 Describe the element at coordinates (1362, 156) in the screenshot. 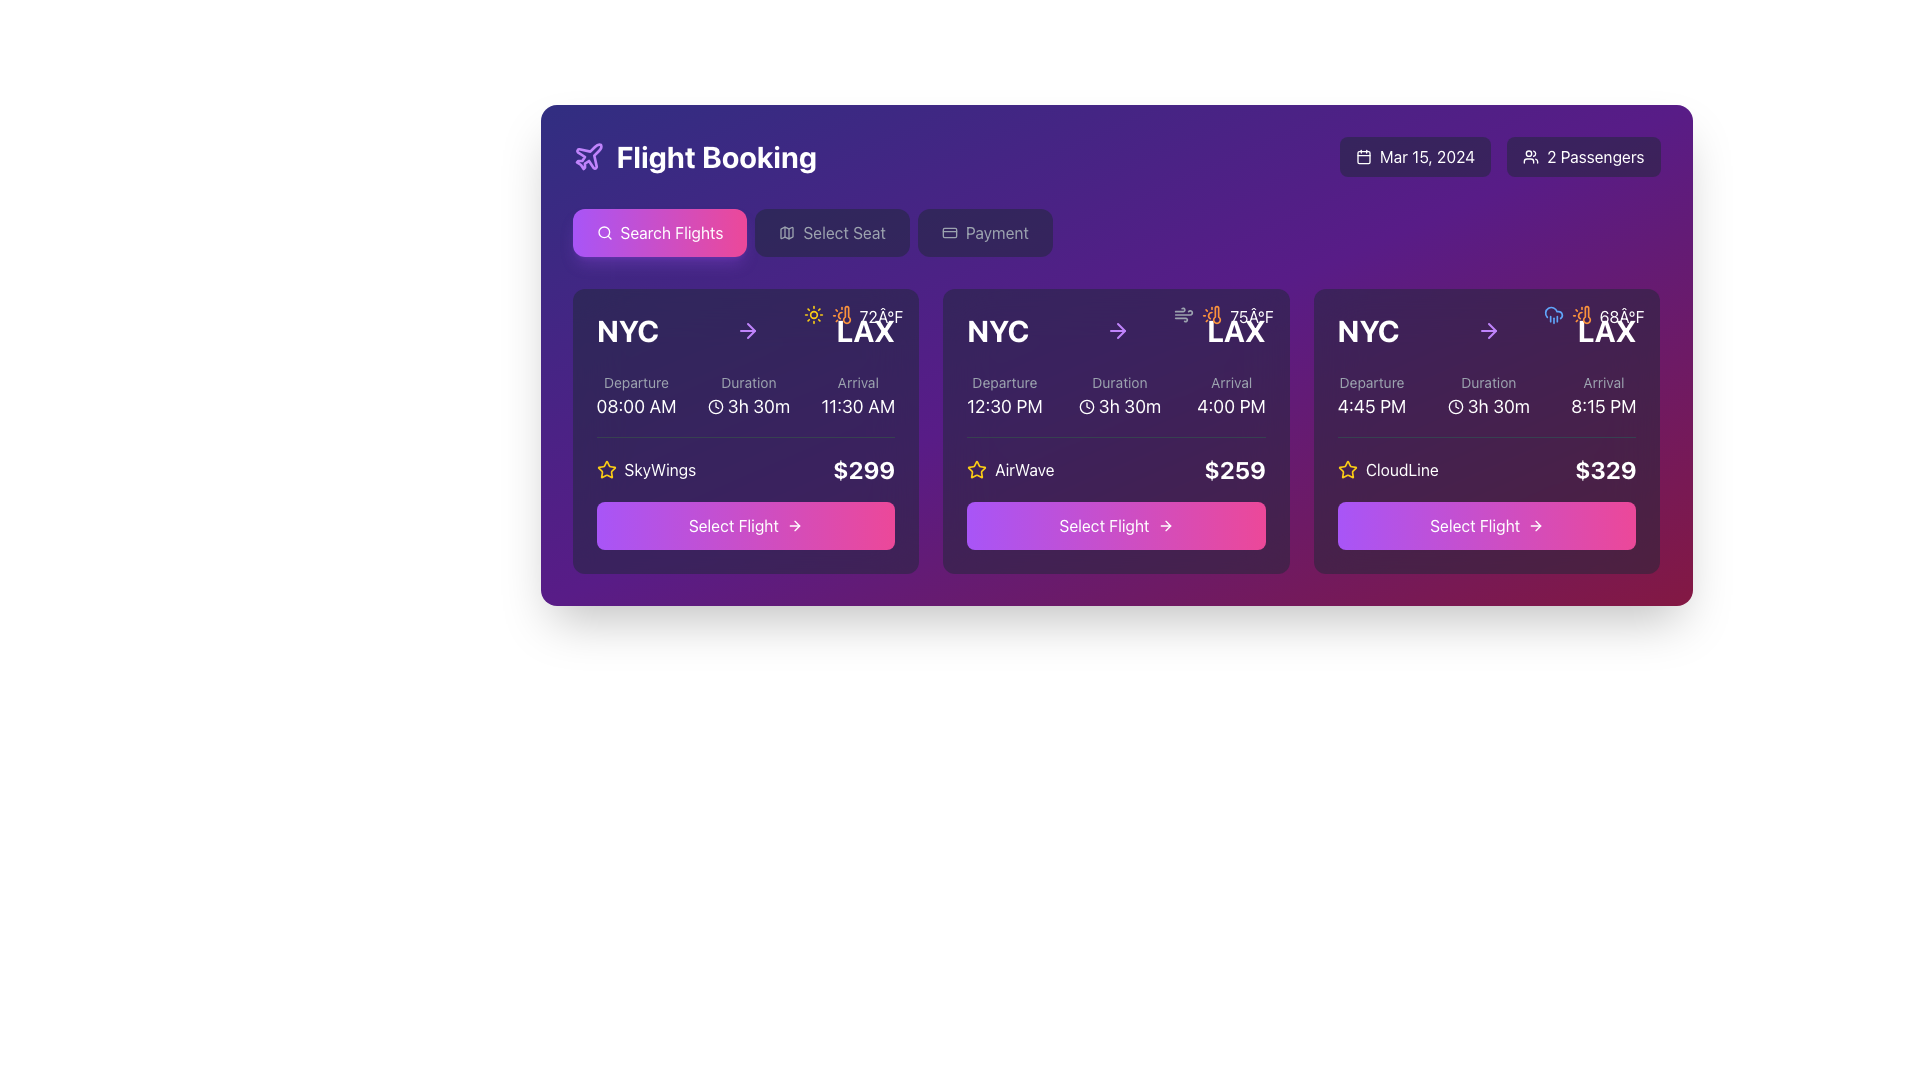

I see `the rounded rectangle component of the calendar icon located in the top-right toolbar, which is positioned to the left of the date display 'Mar 15, 2024'` at that location.